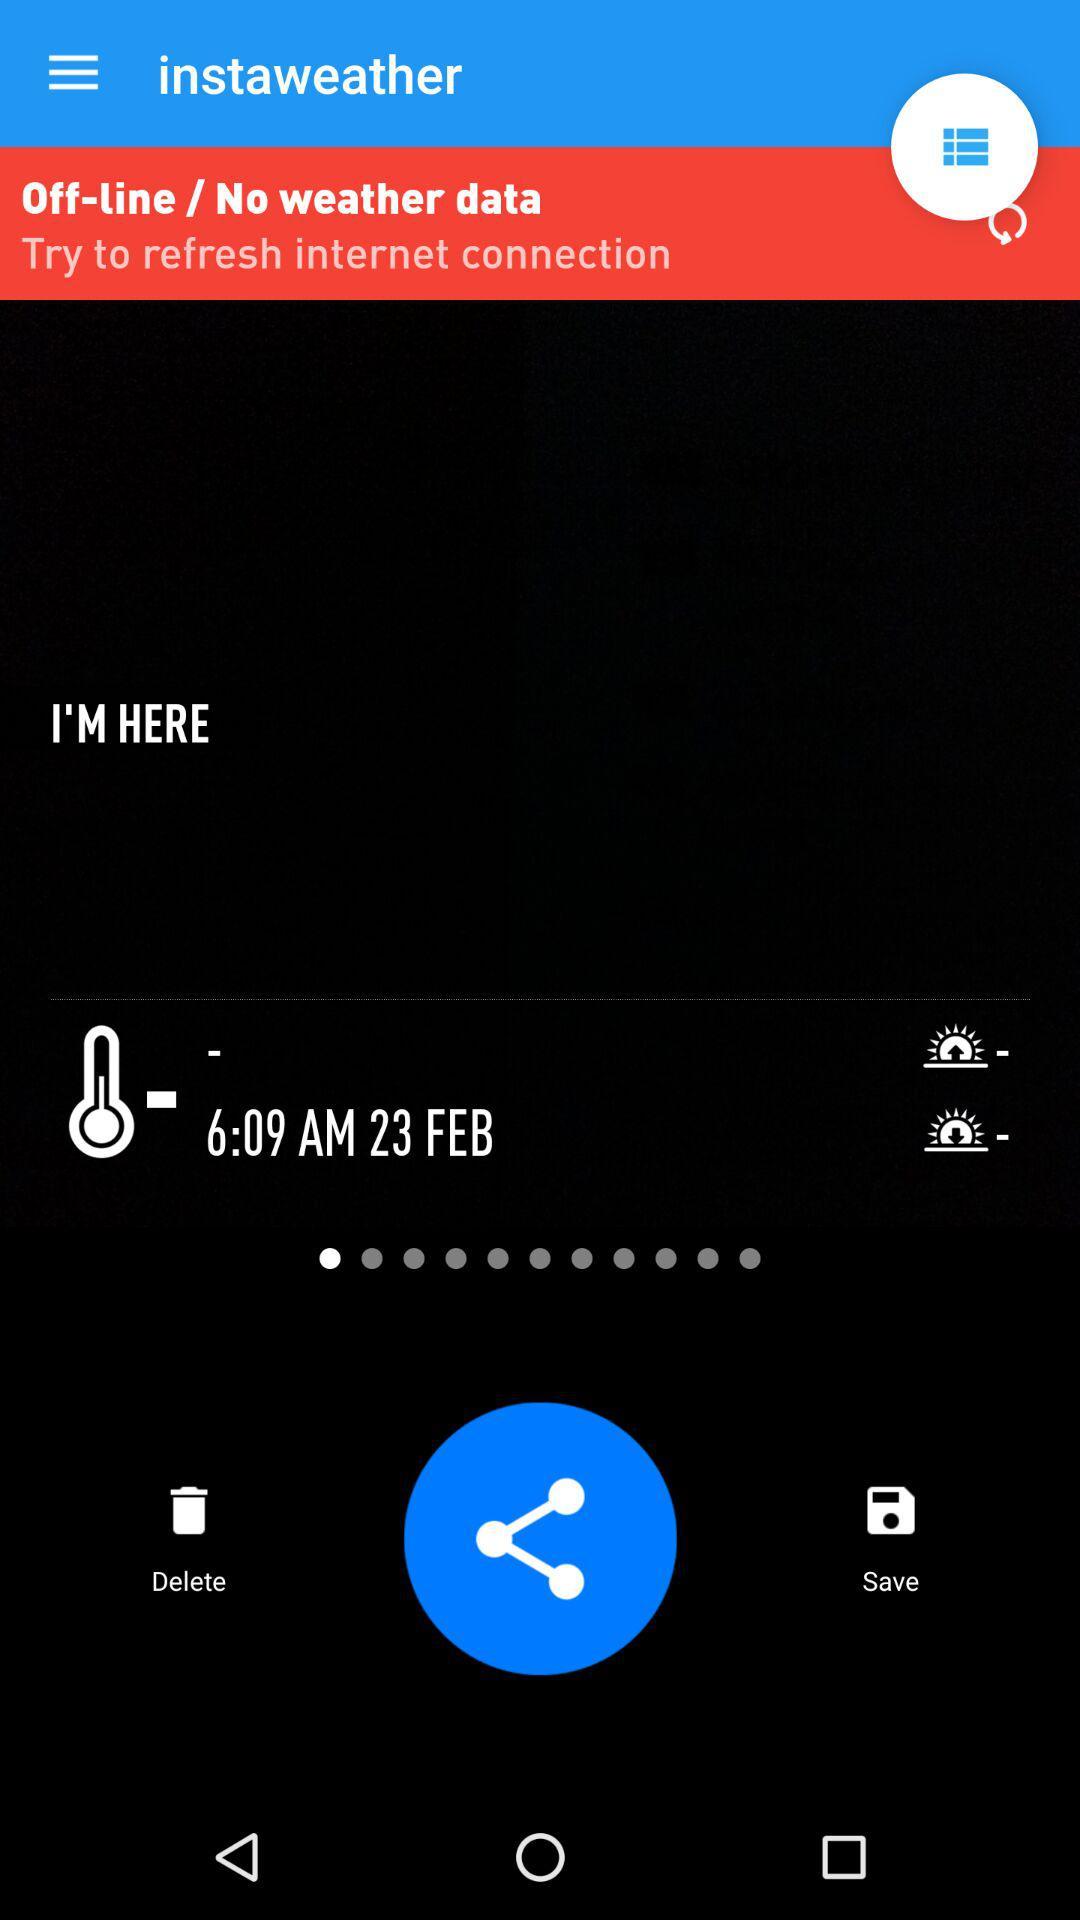 Image resolution: width=1080 pixels, height=1920 pixels. What do you see at coordinates (189, 1537) in the screenshot?
I see `the delete item` at bounding box center [189, 1537].